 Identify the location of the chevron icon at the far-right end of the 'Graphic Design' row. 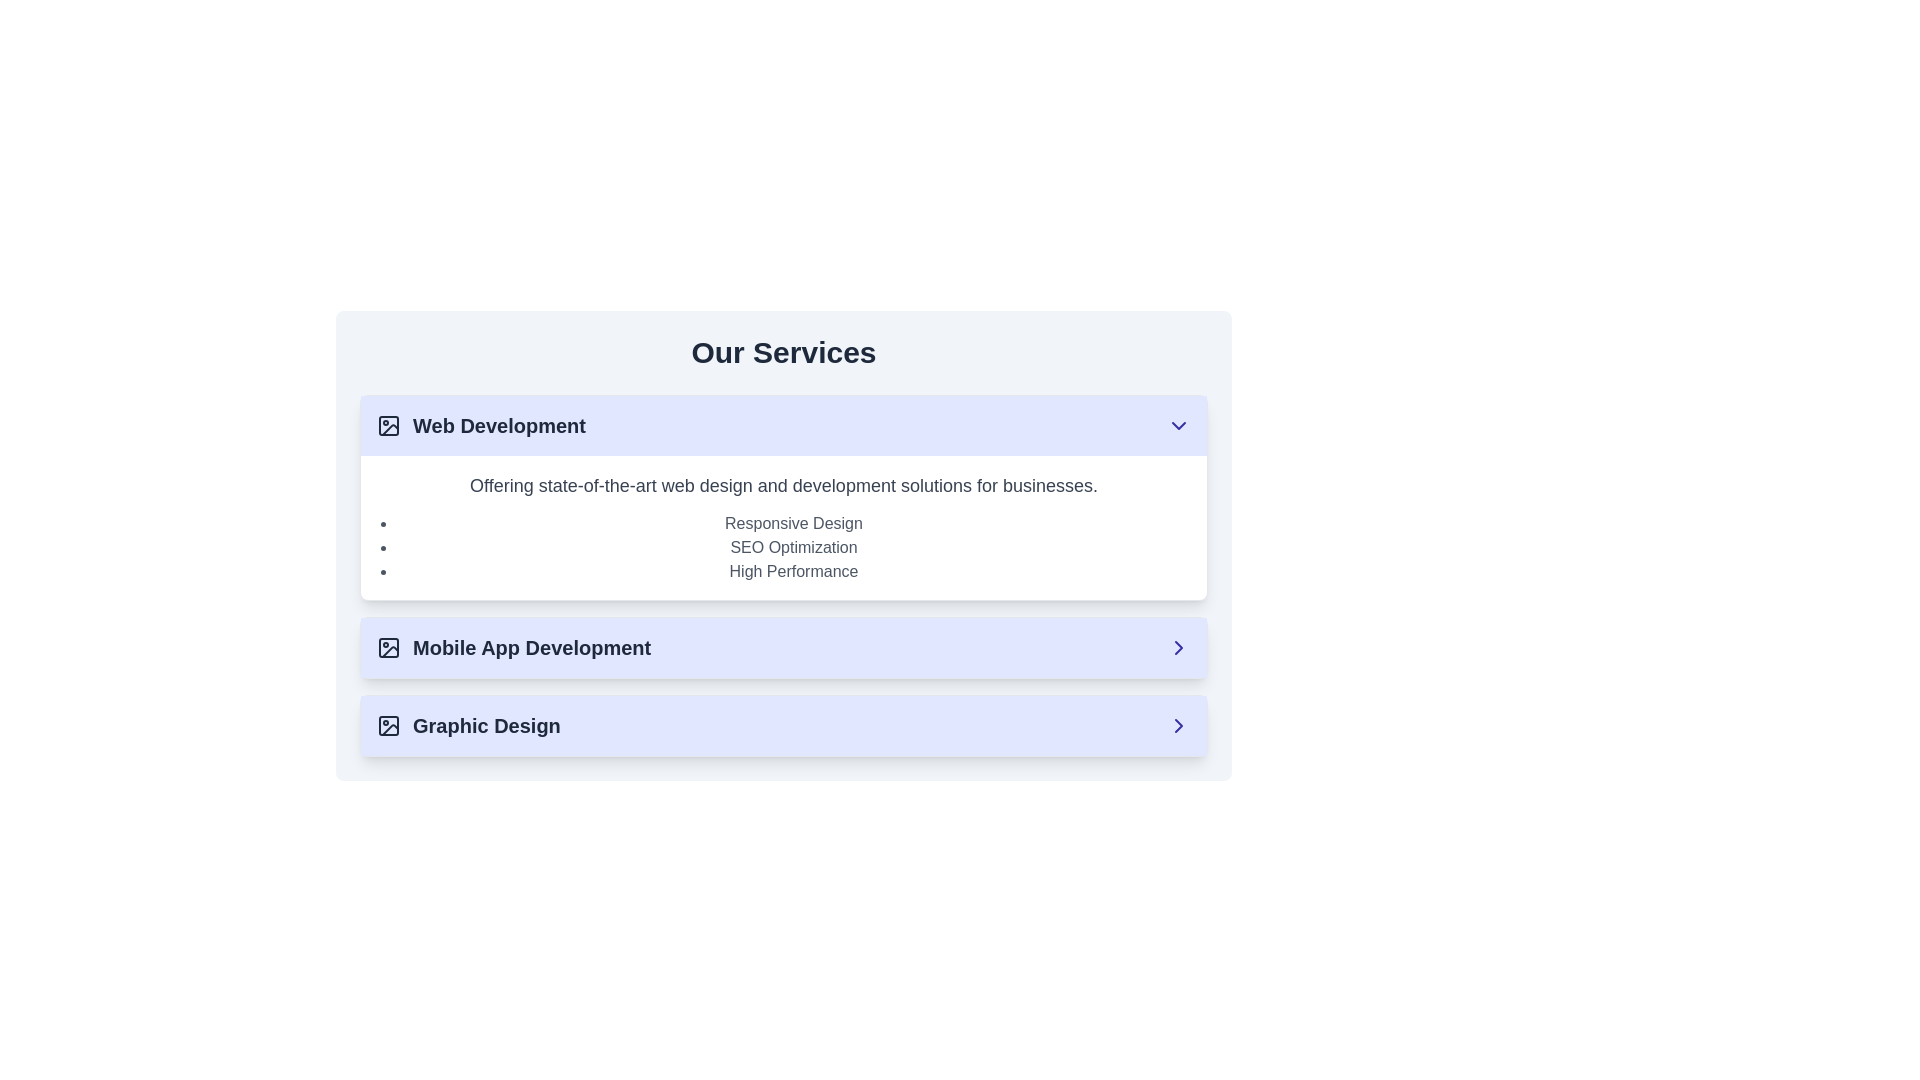
(1179, 725).